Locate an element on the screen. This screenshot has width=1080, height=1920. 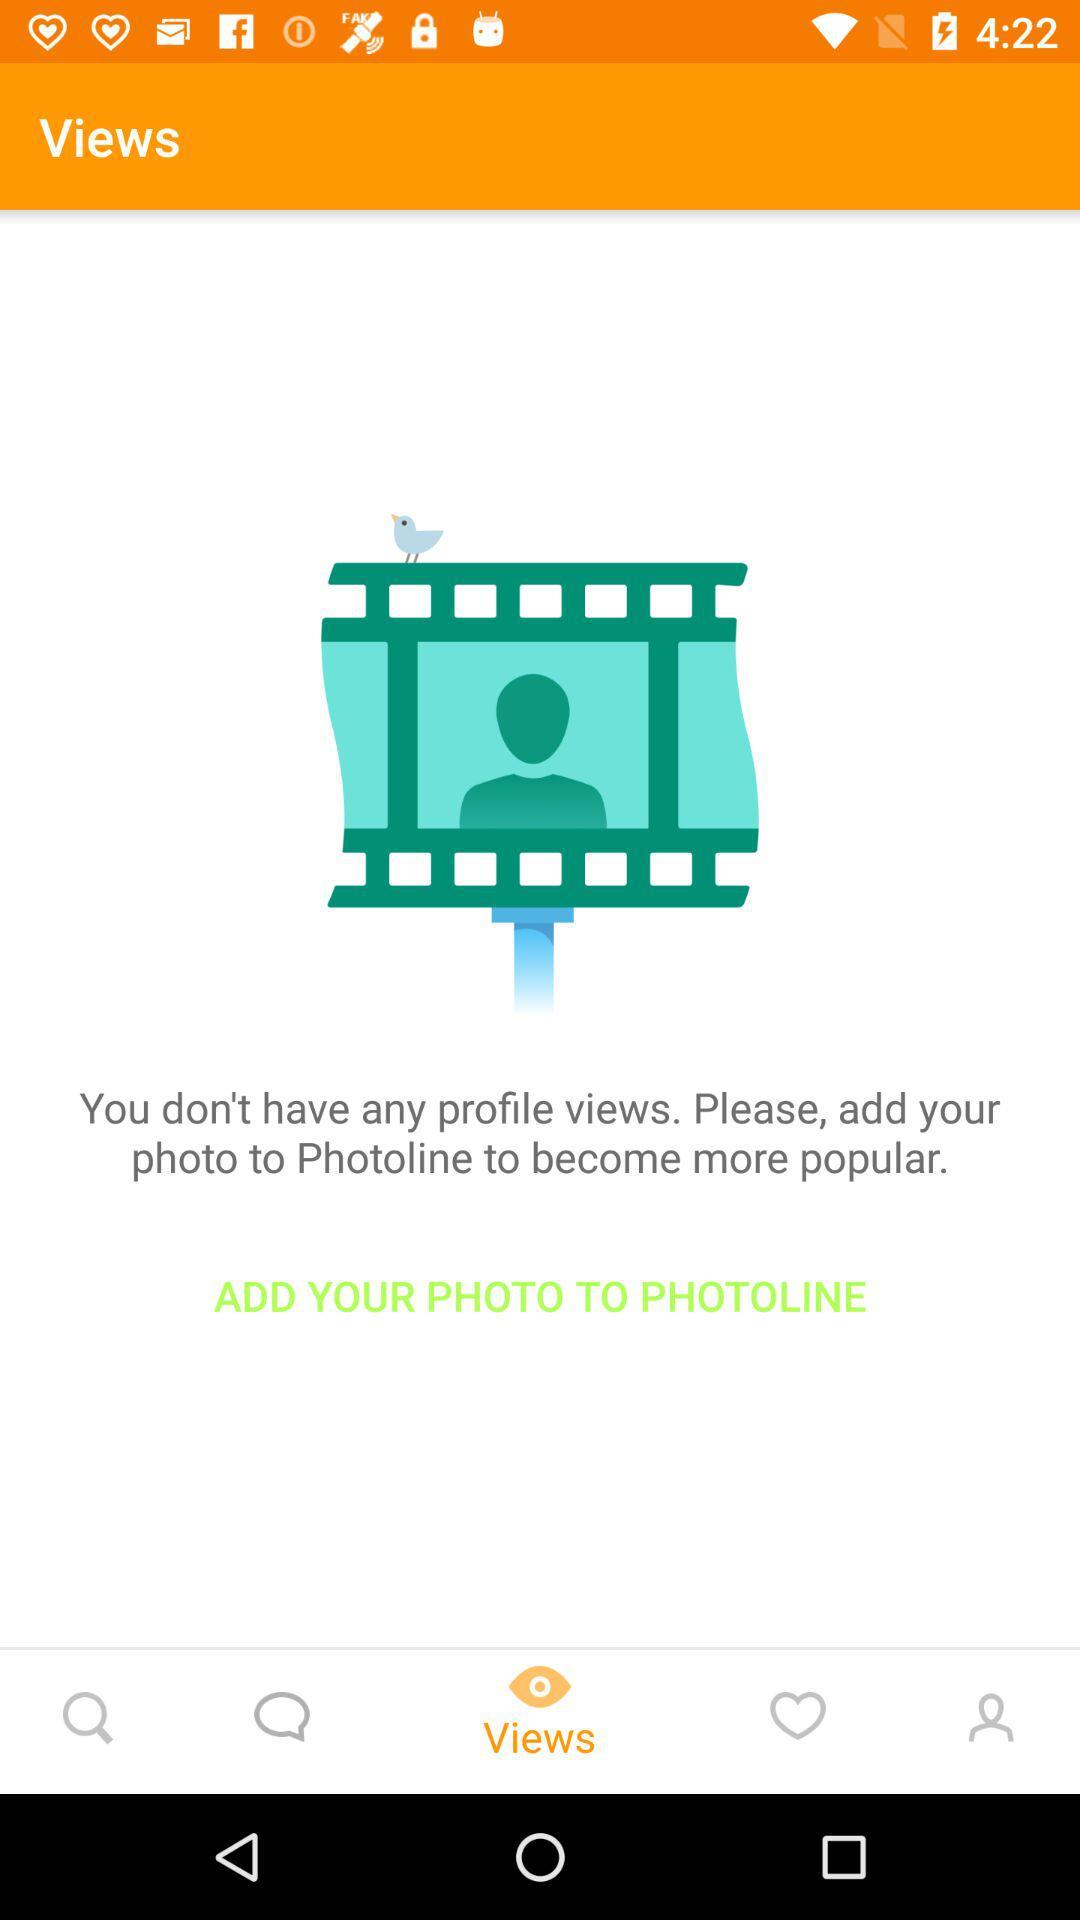
the play icon is located at coordinates (540, 1721).